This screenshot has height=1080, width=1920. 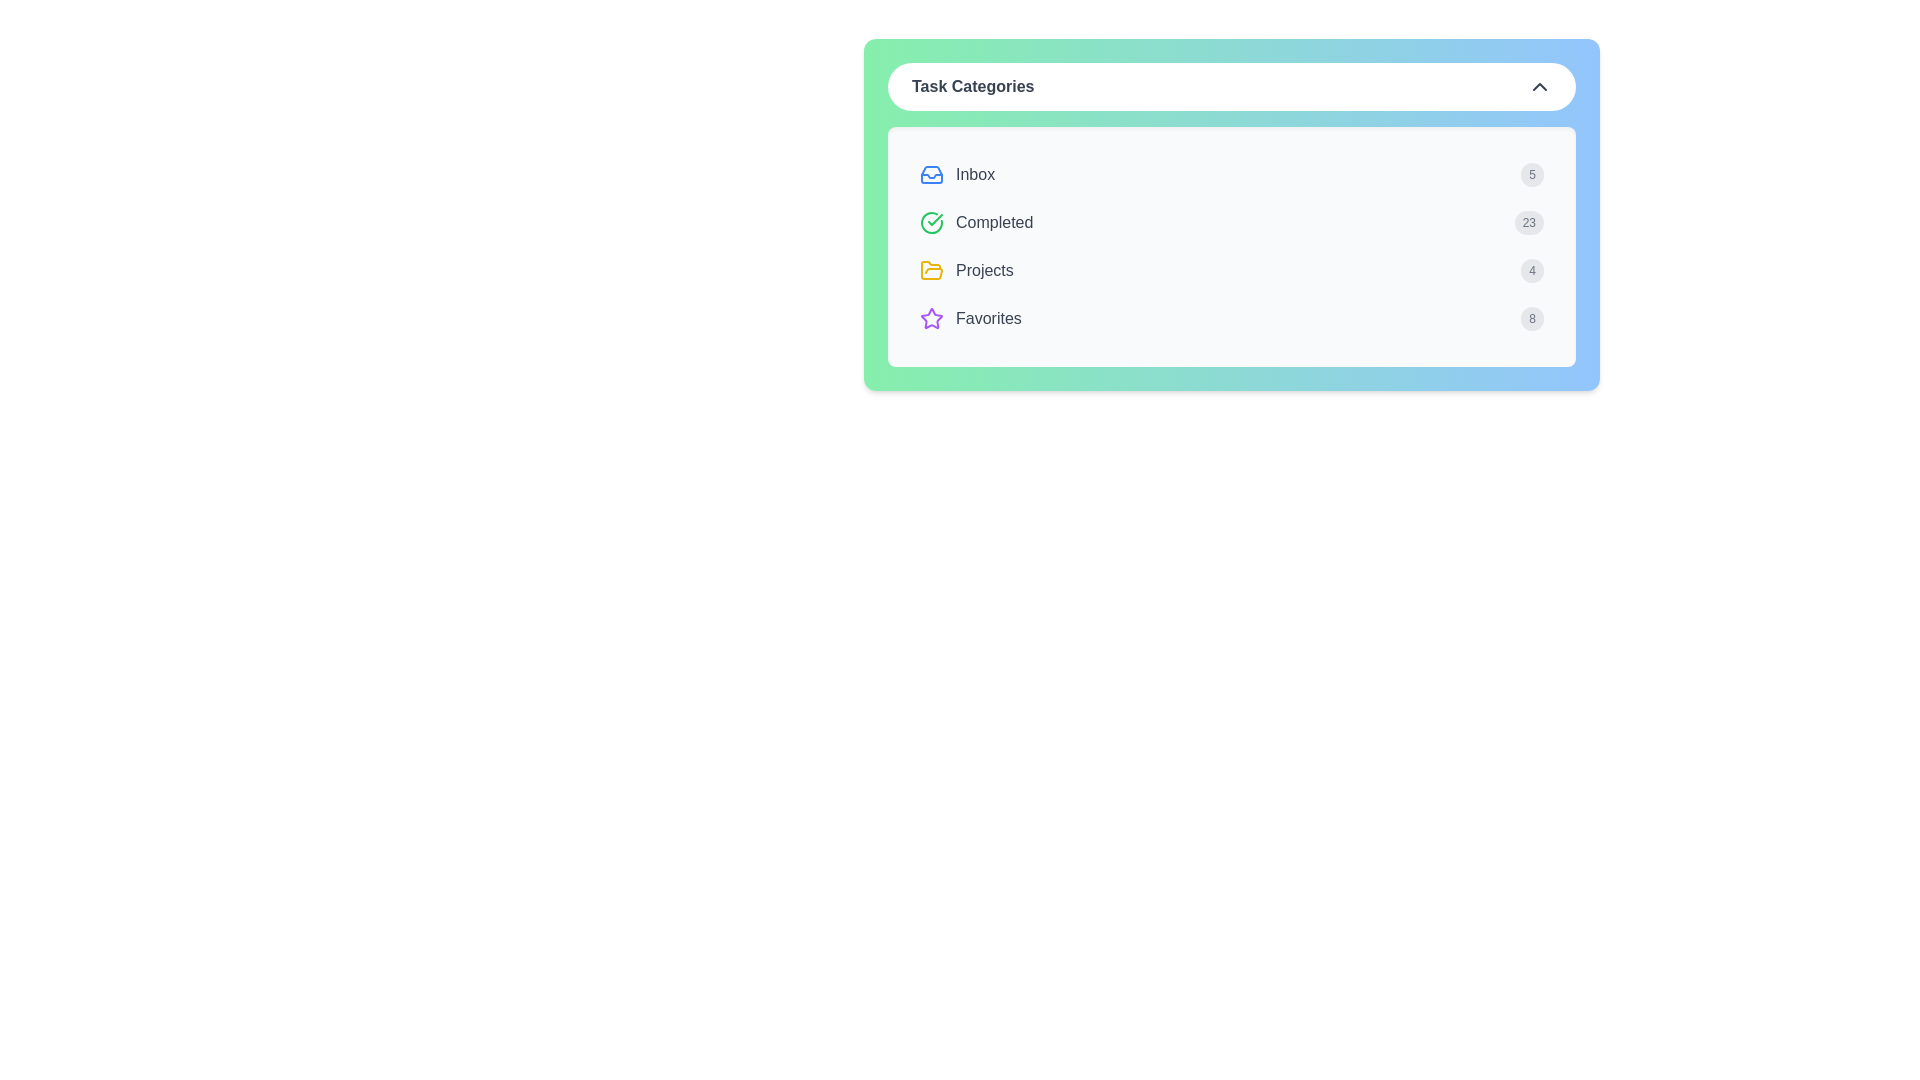 What do you see at coordinates (1528, 223) in the screenshot?
I see `the small circular badge with a light gray background and dark gray text displaying the number '23', positioned in the rightmost position within the 'Completed' section of the layout` at bounding box center [1528, 223].